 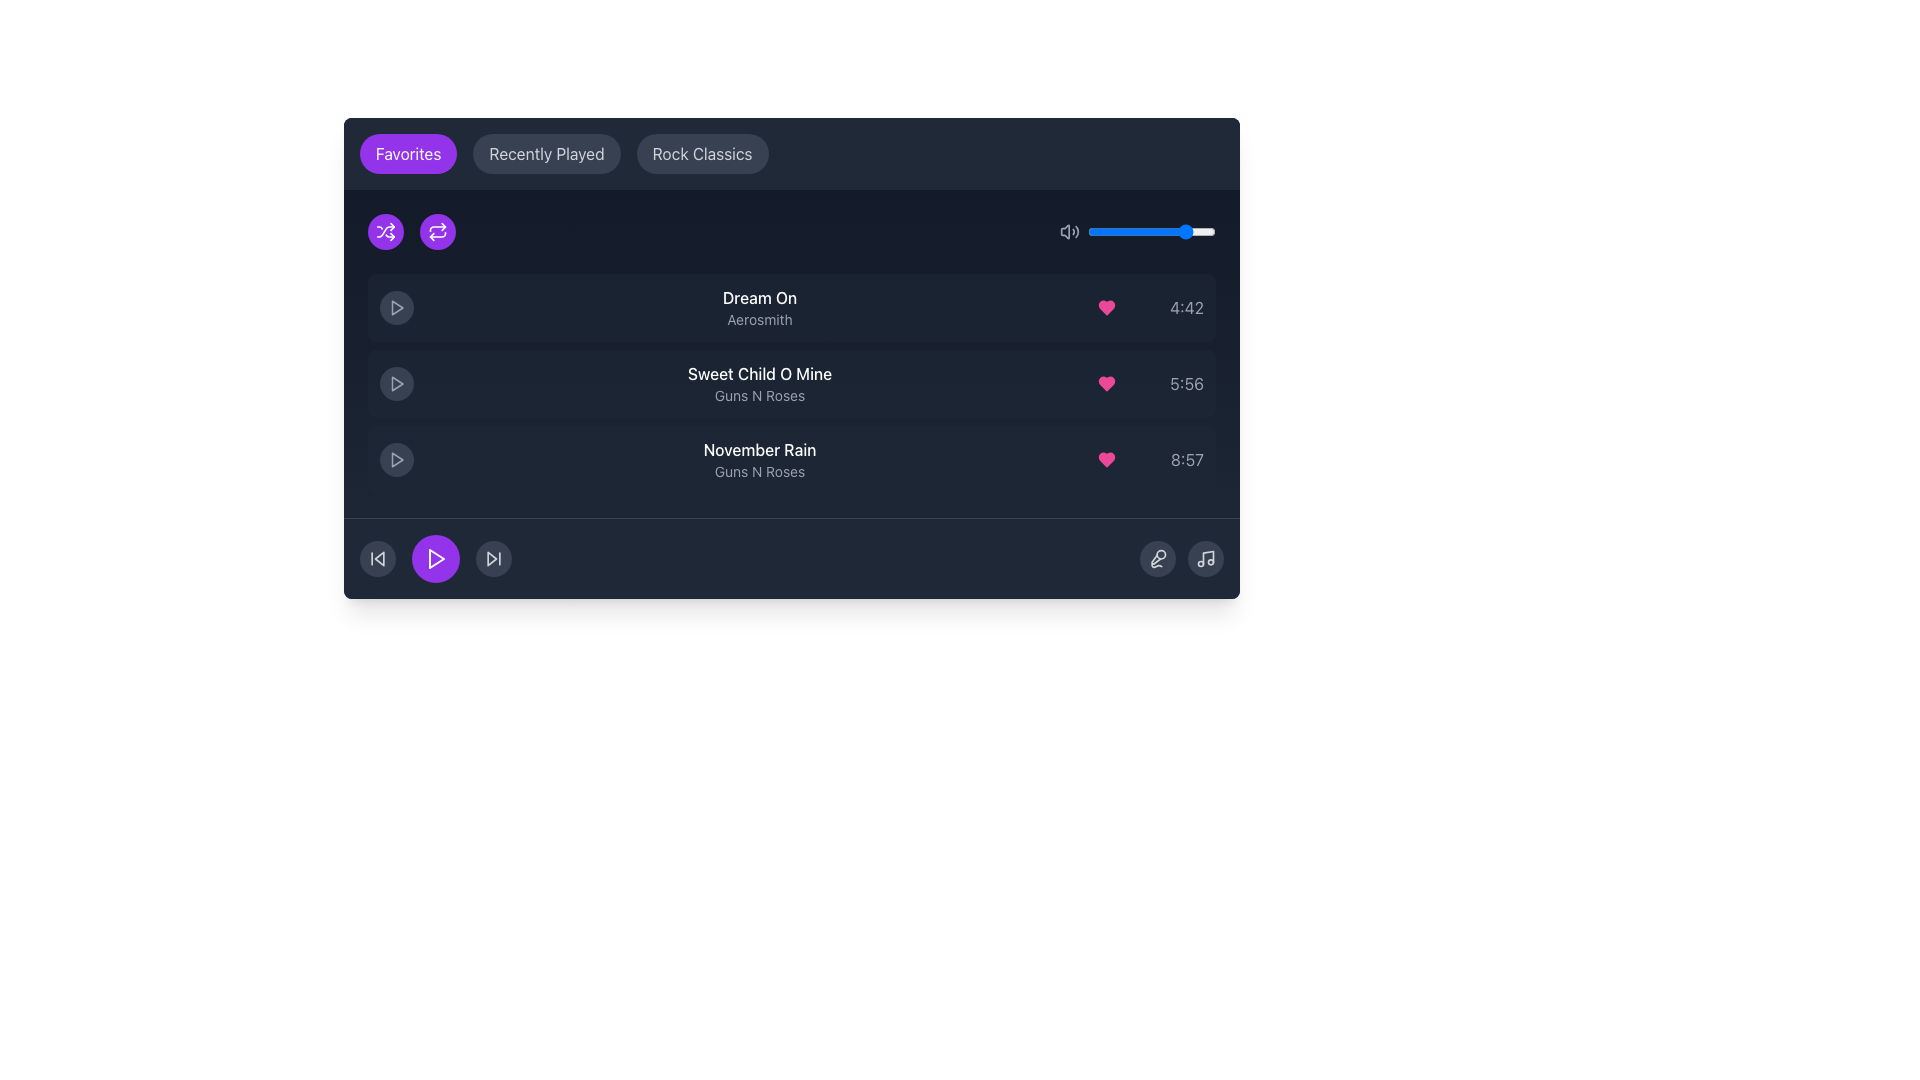 I want to click on the triangular play button, which is bright purple and located among the bottom control icons of the music player interface, so click(x=435, y=559).